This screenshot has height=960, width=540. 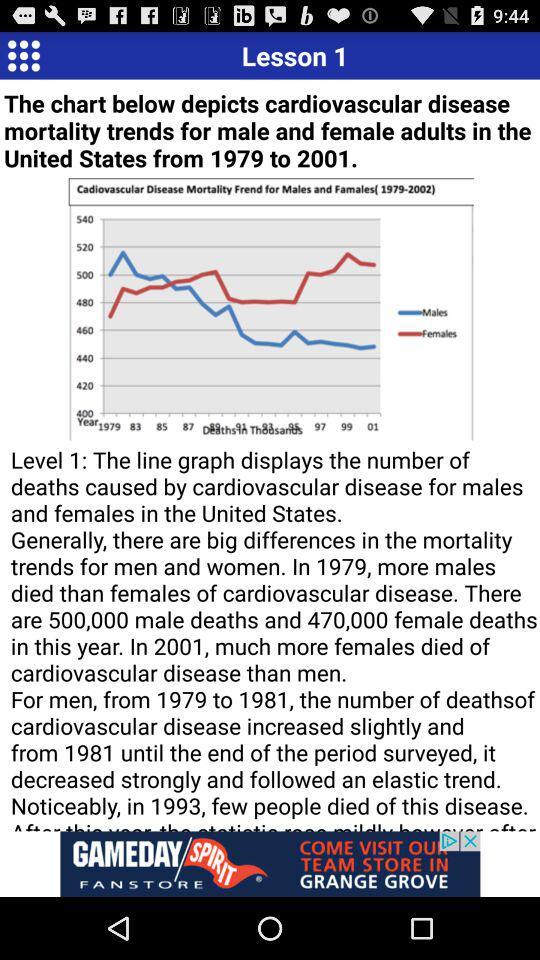 What do you see at coordinates (22, 54) in the screenshot?
I see `open menu` at bounding box center [22, 54].